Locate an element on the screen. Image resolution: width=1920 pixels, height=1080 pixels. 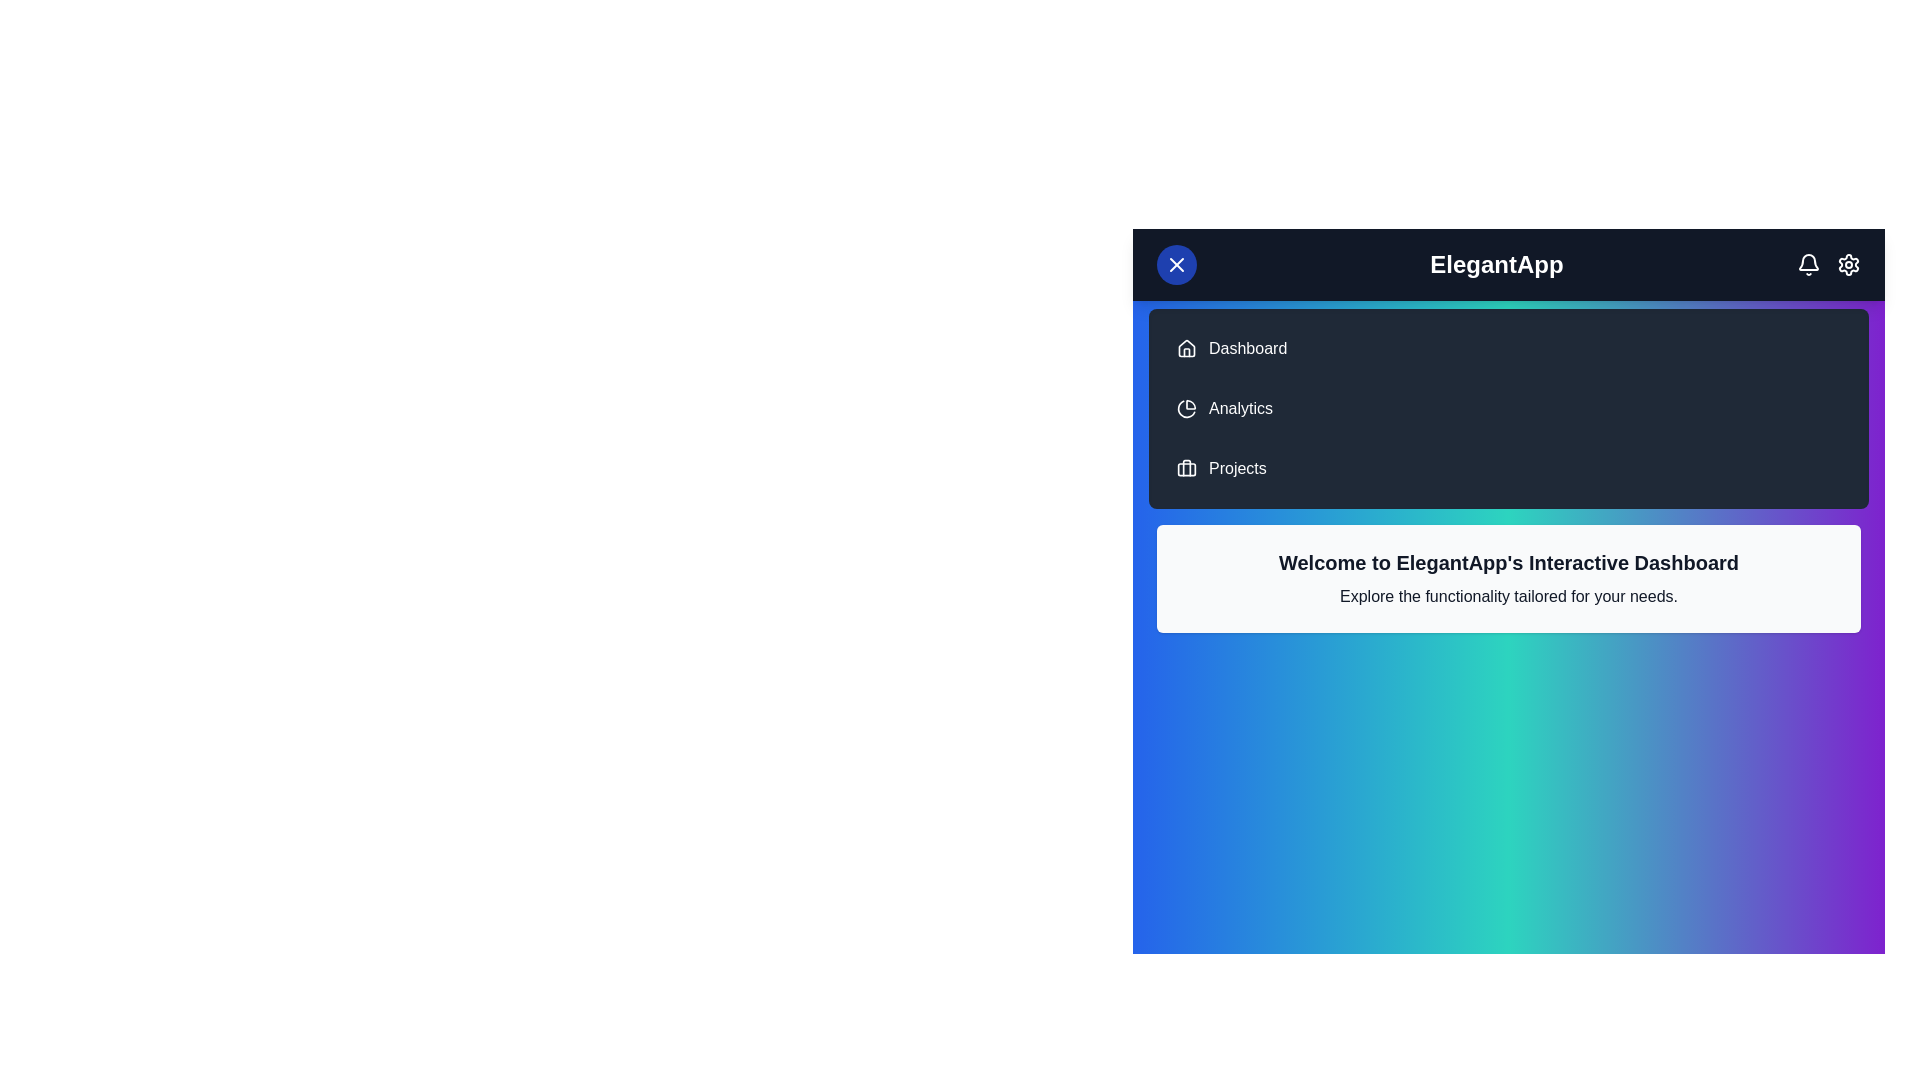
the button with the X icon to toggle the menu visibility is located at coordinates (1176, 264).